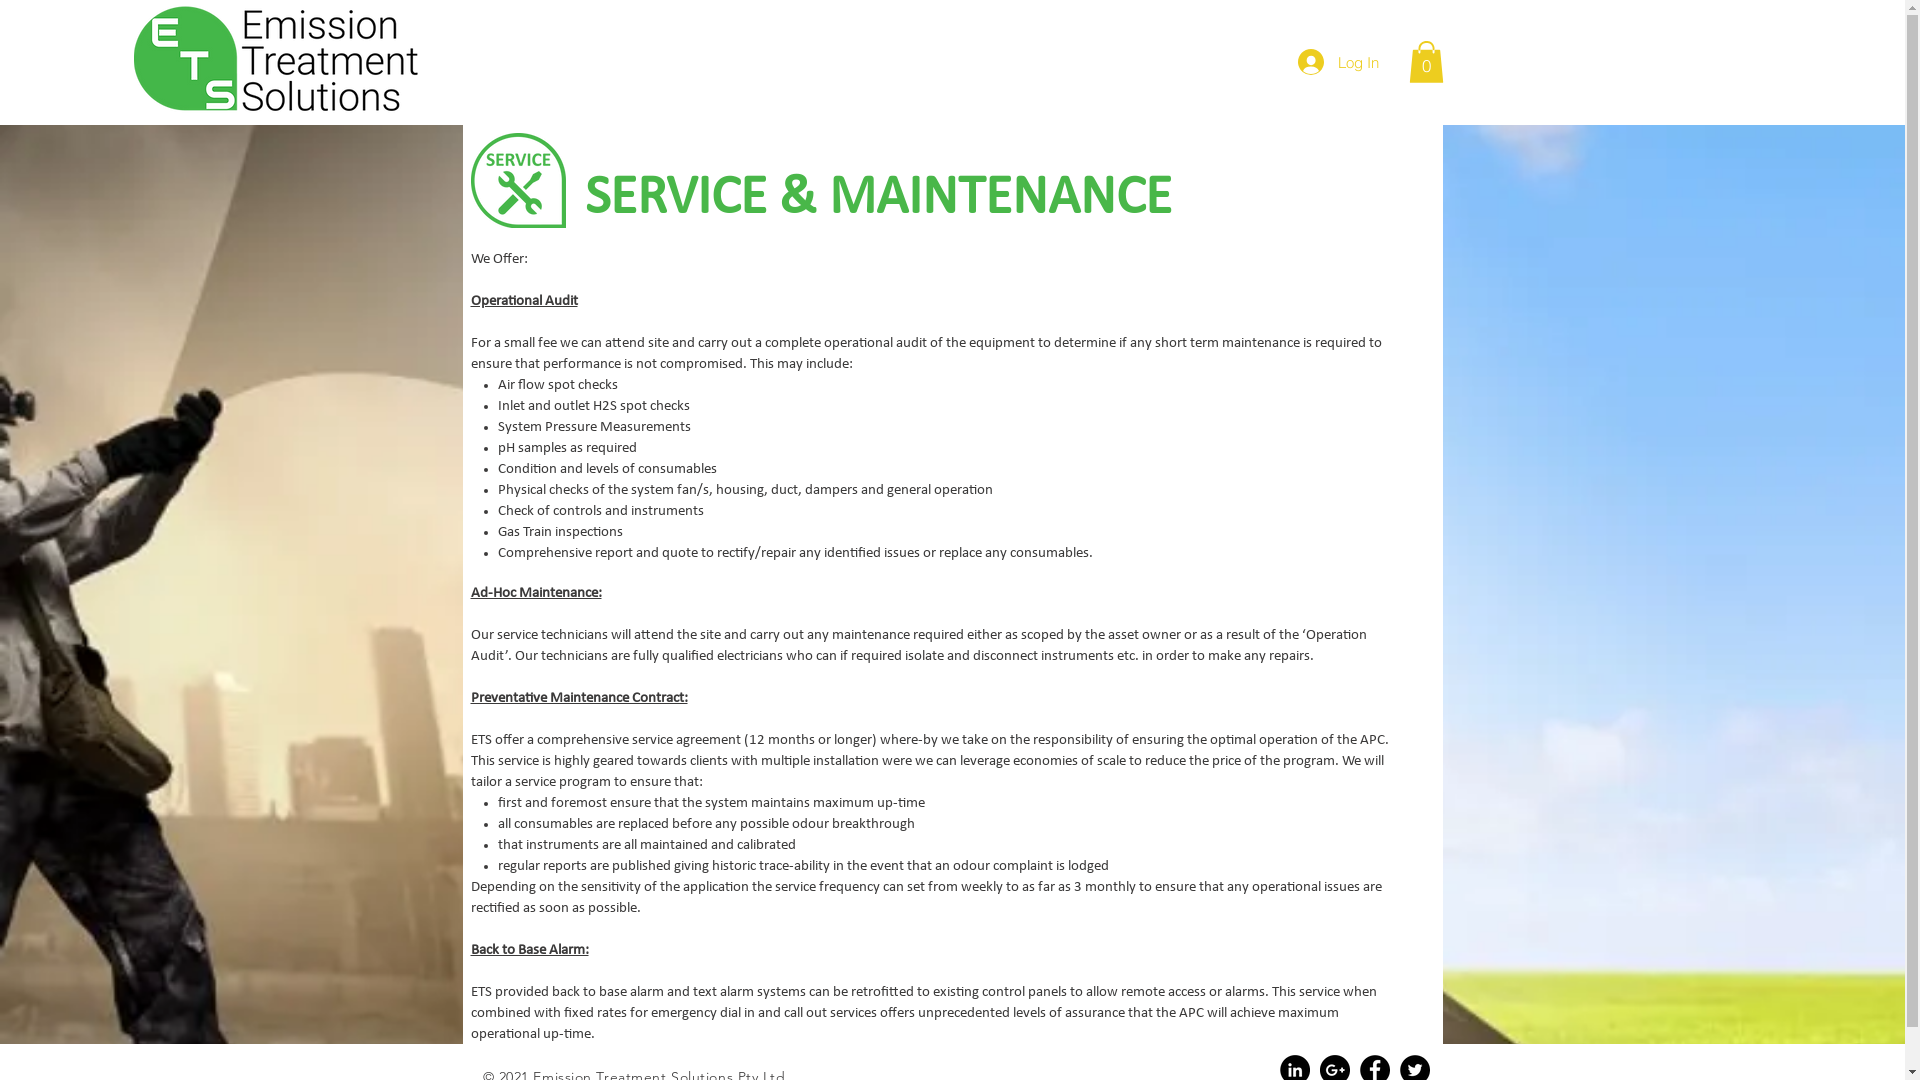 The height and width of the screenshot is (1080, 1920). Describe the element at coordinates (133, 61) in the screenshot. I see `'EMISSION TREATMENT SOLUTIONS LOGO 170504.png'` at that location.